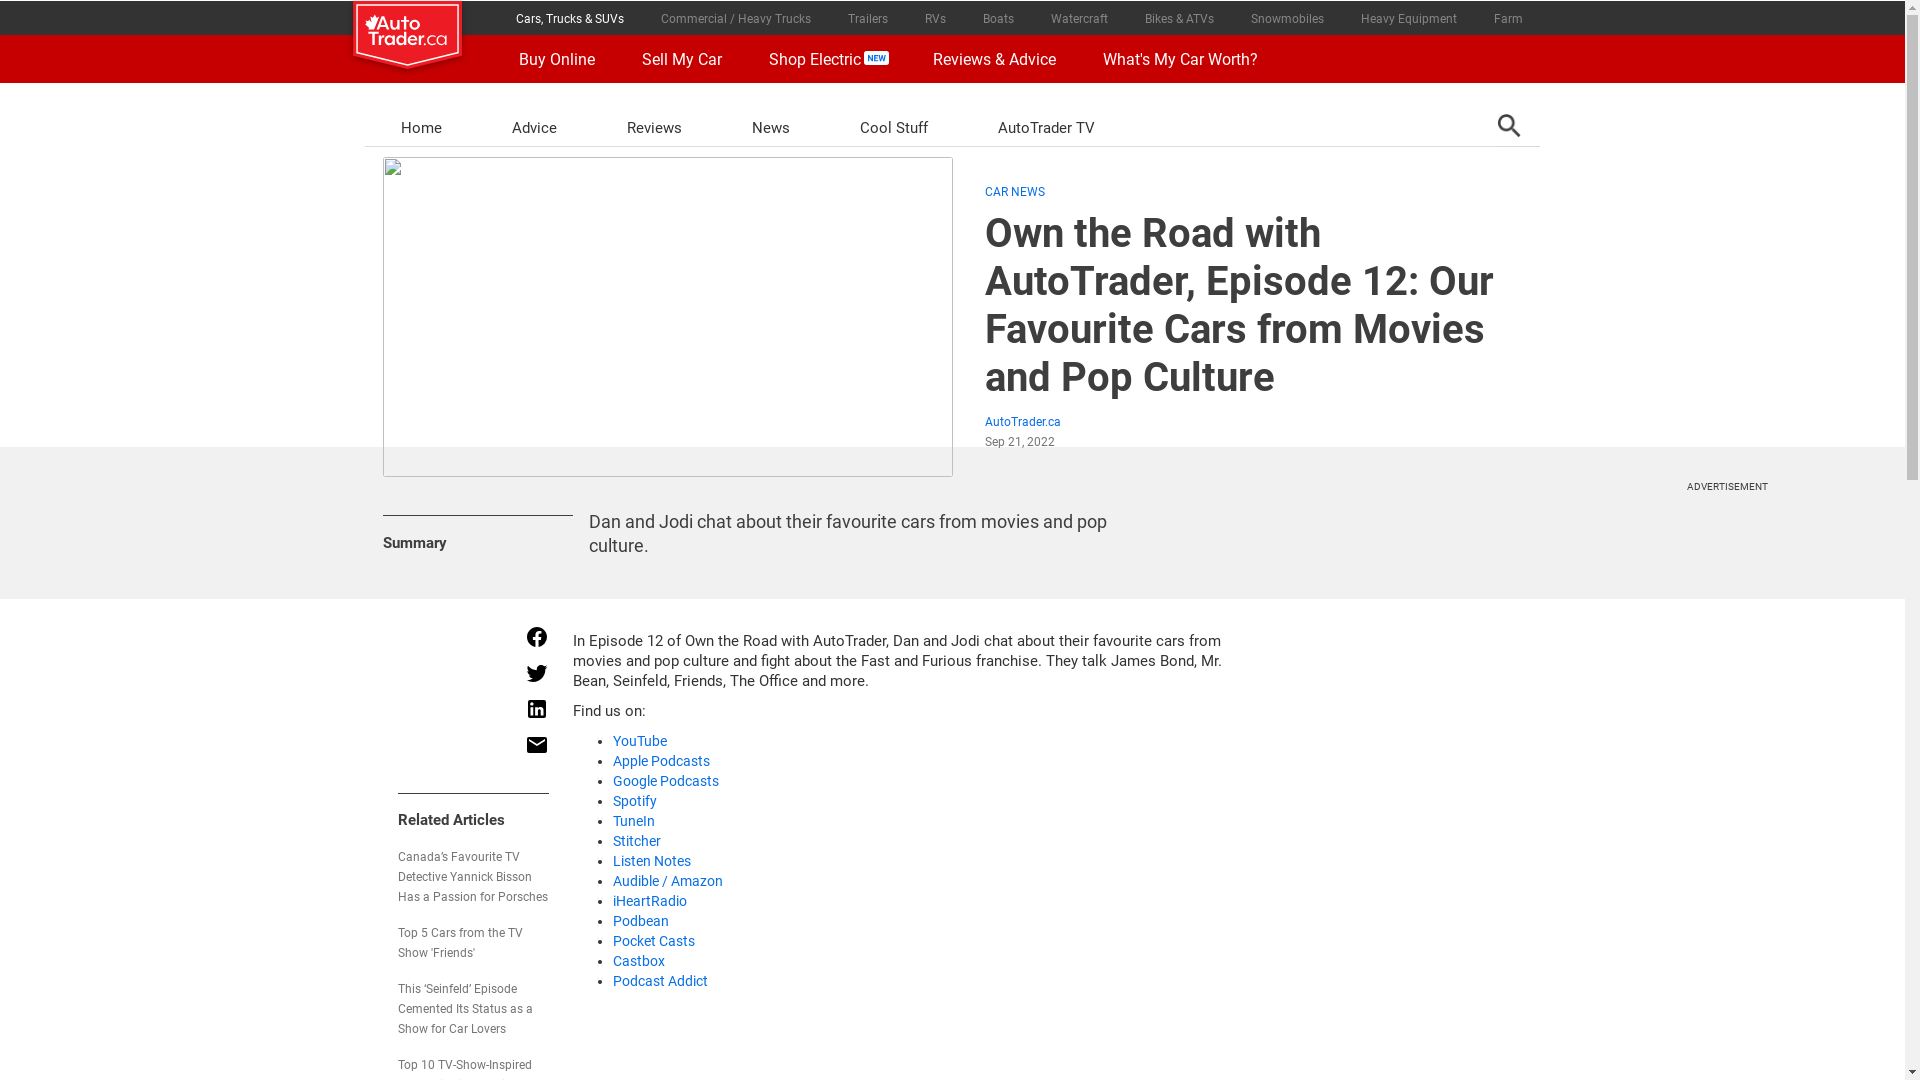 The width and height of the screenshot is (1920, 1080). I want to click on 'Commercial / Heavy Trucks', so click(734, 18).